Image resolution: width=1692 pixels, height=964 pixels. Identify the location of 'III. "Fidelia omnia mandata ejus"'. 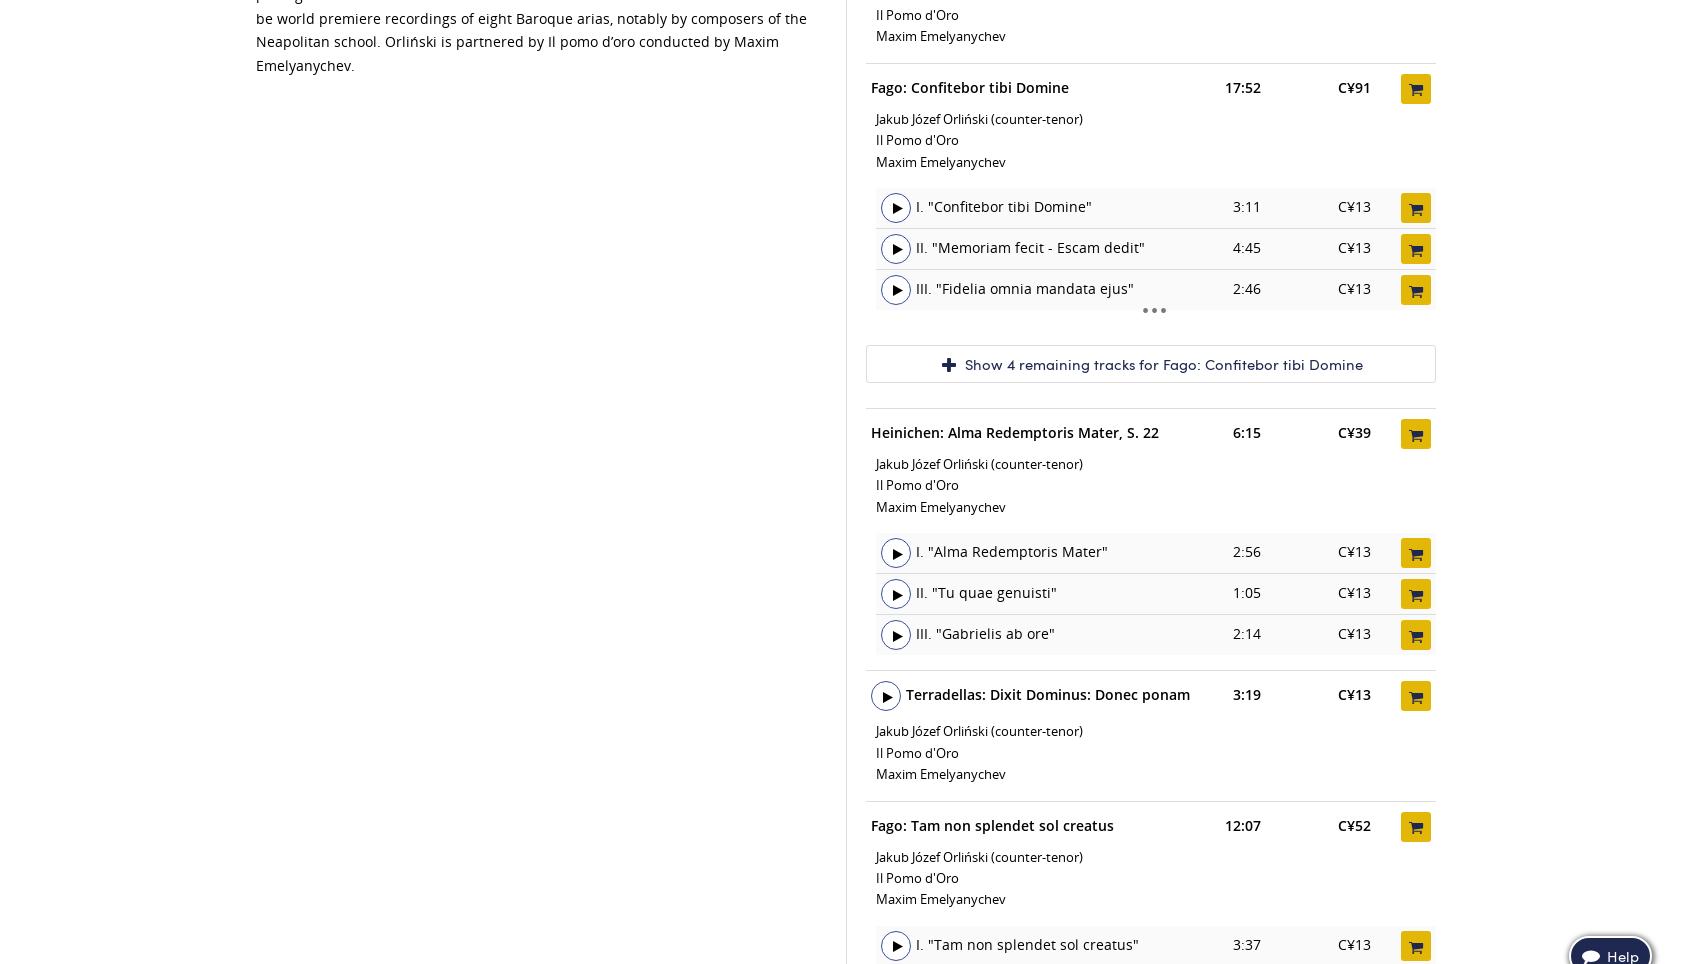
(1024, 288).